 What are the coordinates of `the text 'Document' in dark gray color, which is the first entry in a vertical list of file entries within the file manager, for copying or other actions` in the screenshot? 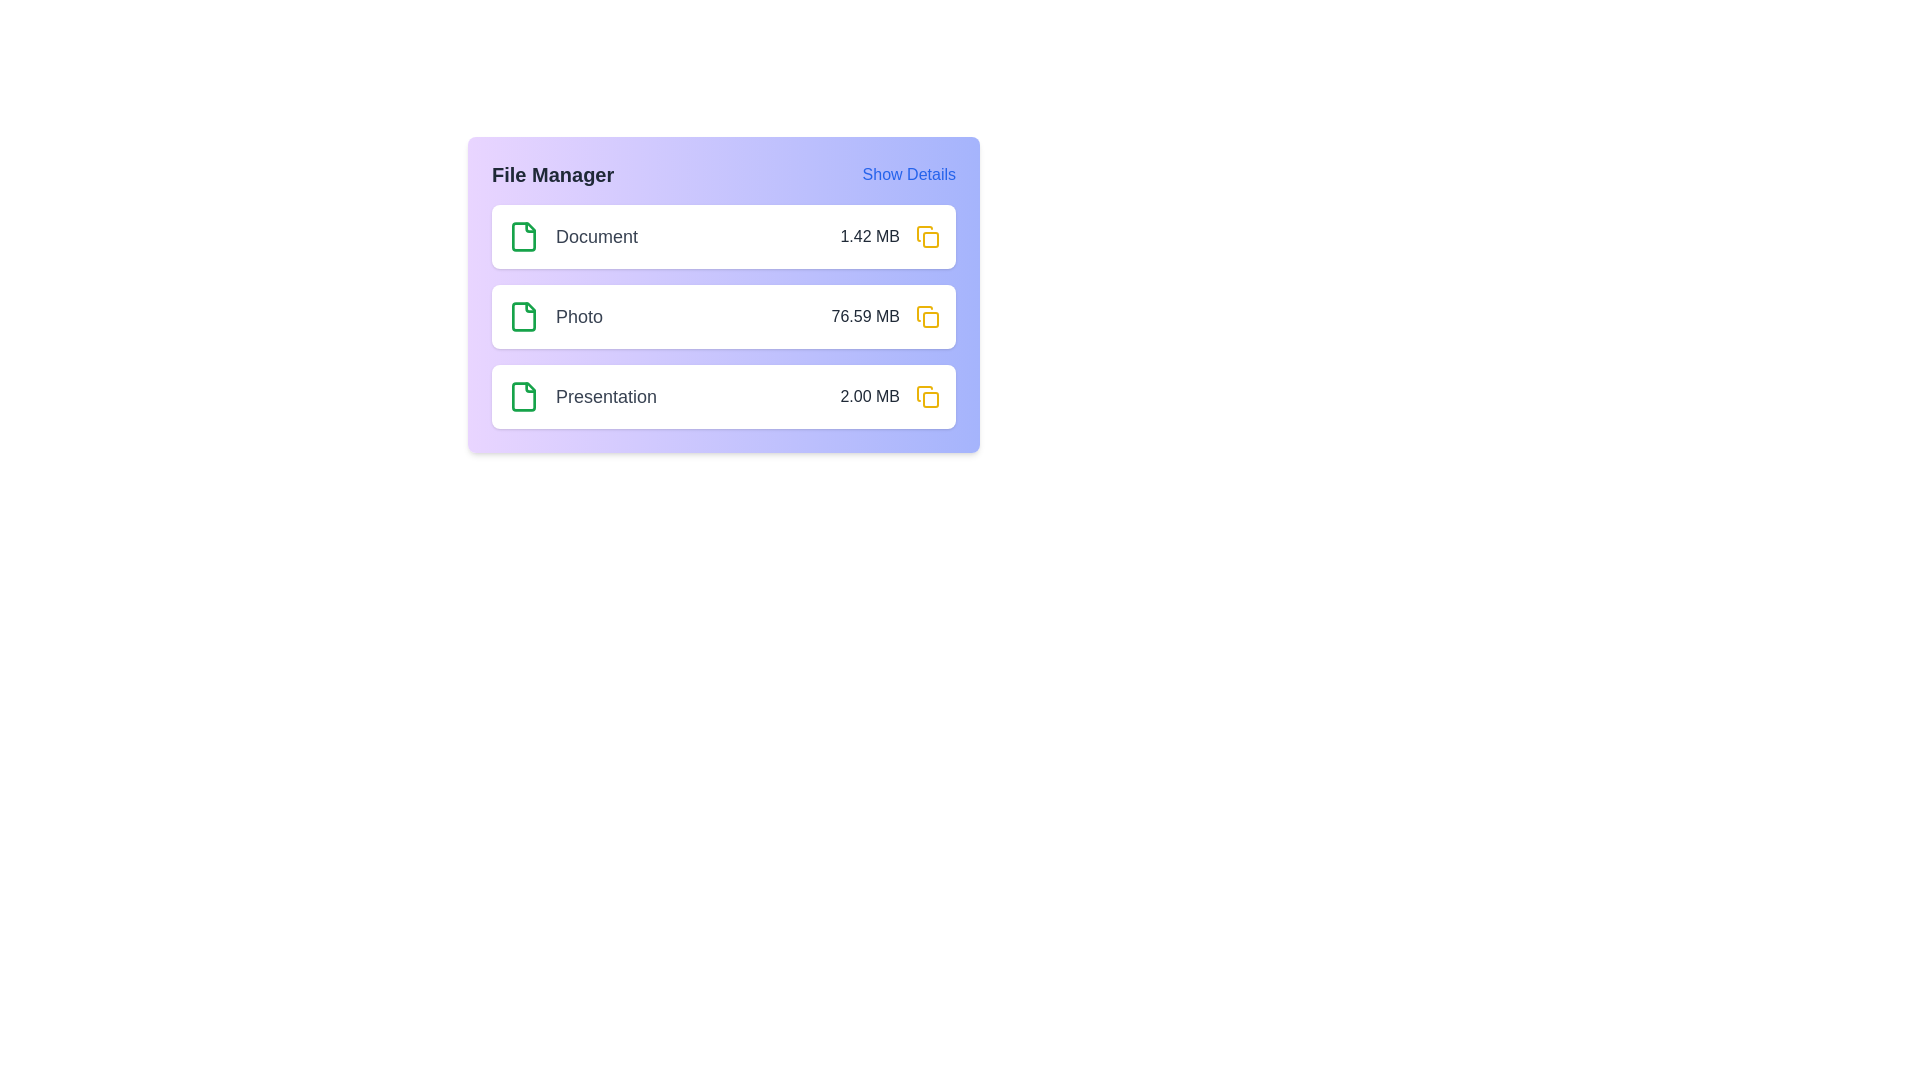 It's located at (595, 235).